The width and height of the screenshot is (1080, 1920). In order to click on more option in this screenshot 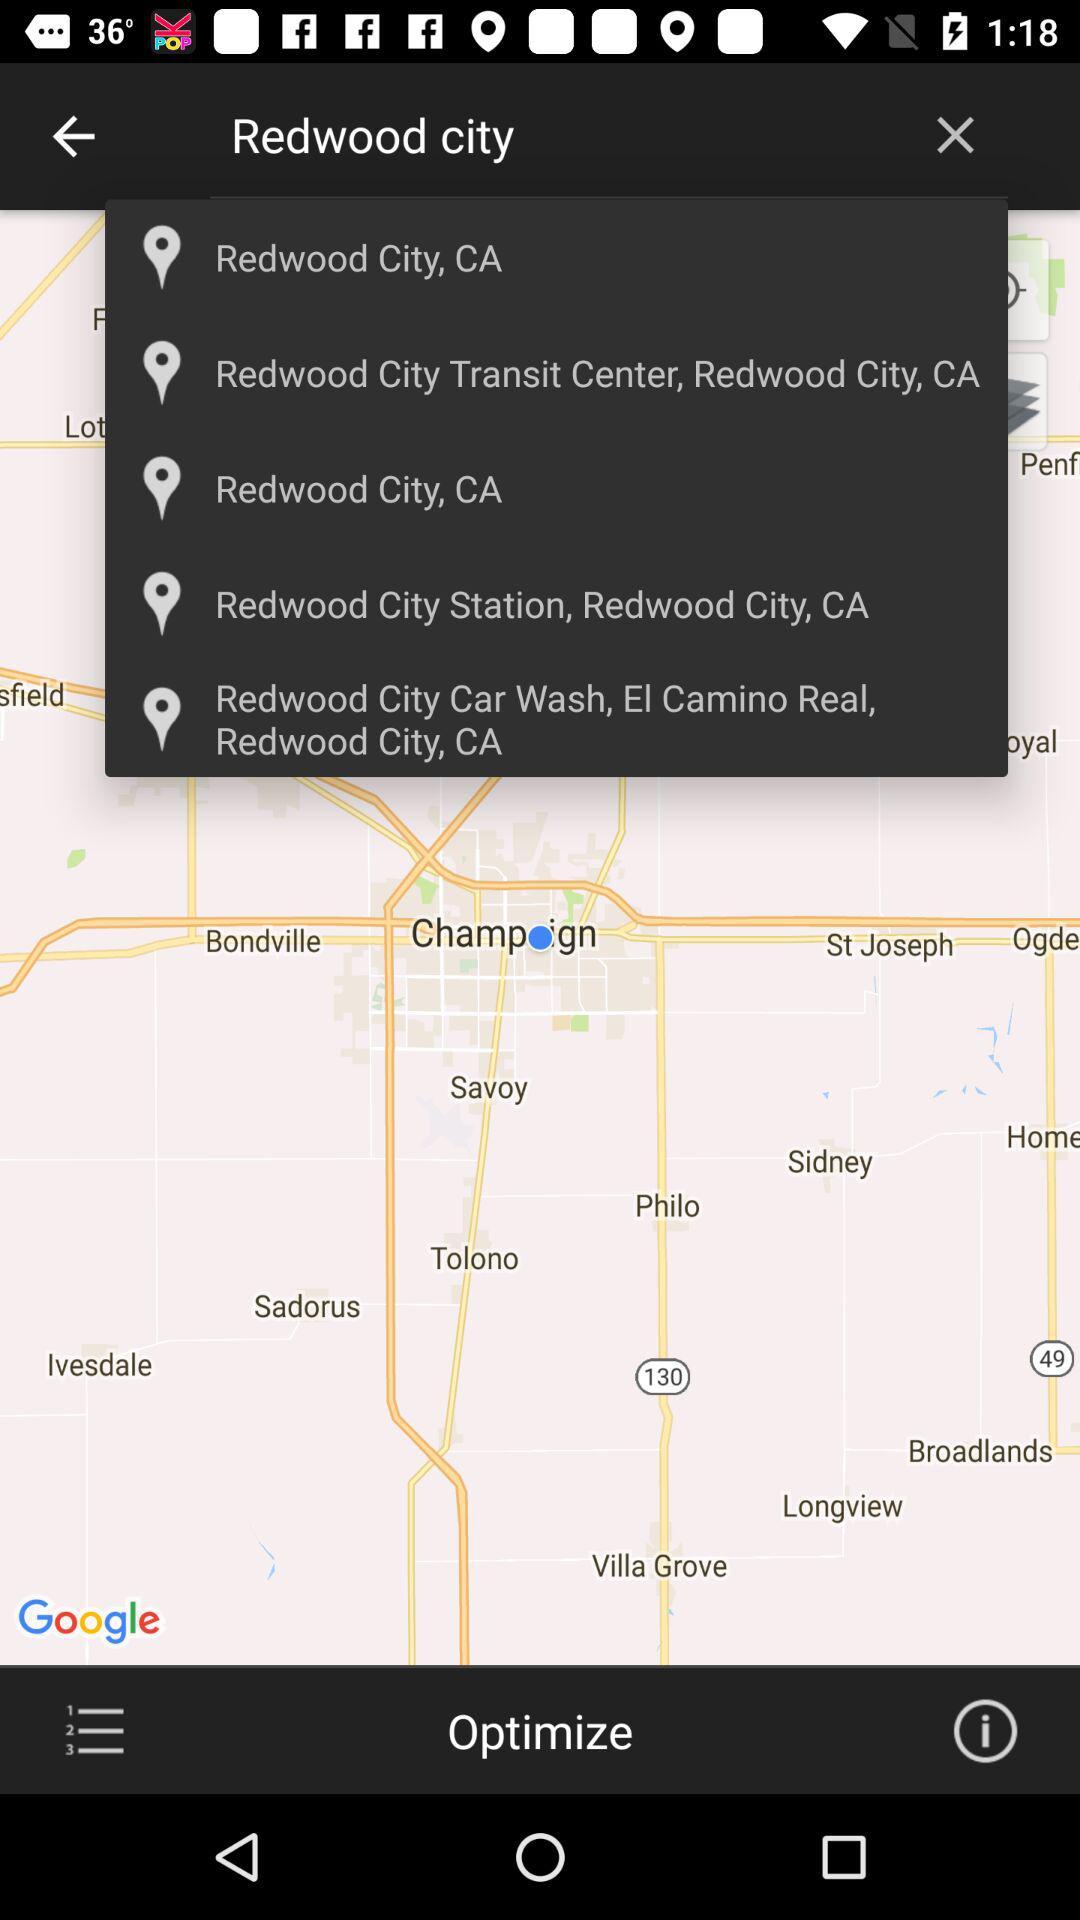, I will do `click(94, 1730)`.